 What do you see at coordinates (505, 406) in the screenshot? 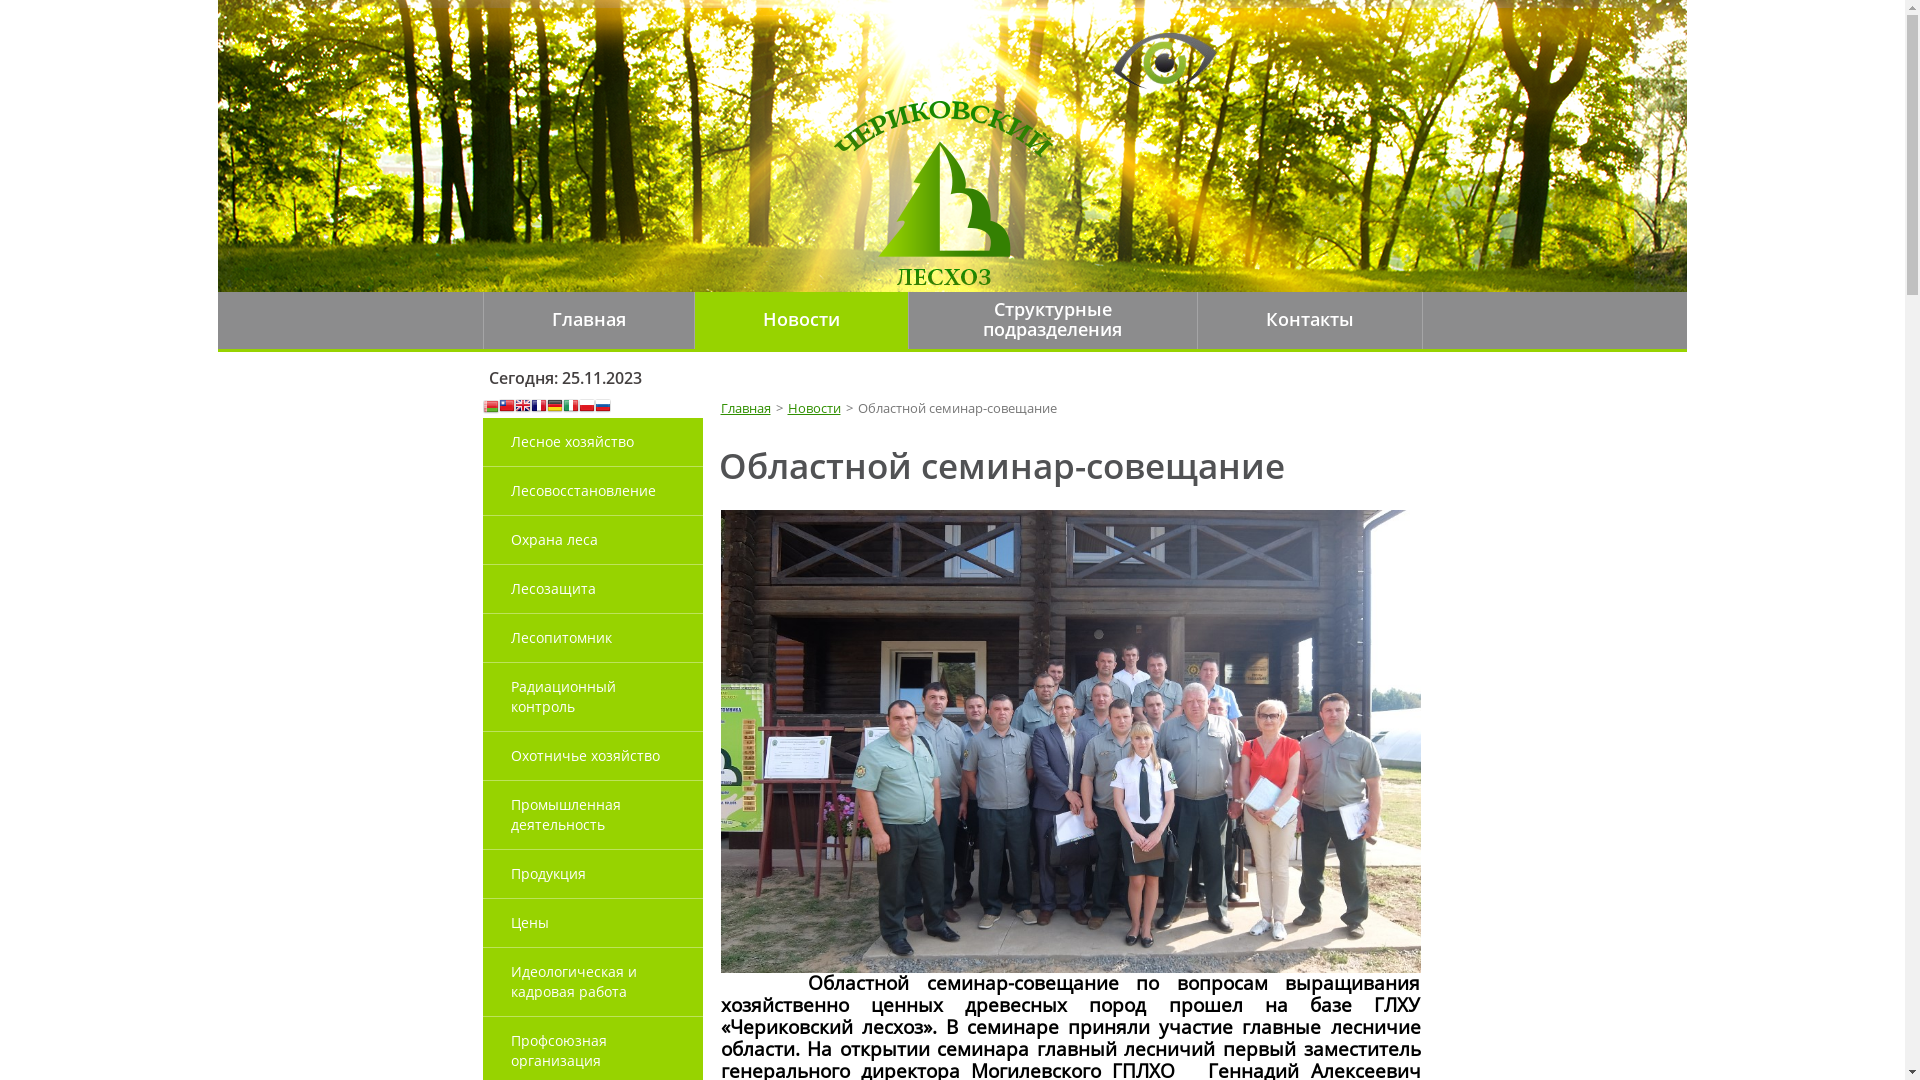
I see `'Chinese (Traditional)'` at bounding box center [505, 406].